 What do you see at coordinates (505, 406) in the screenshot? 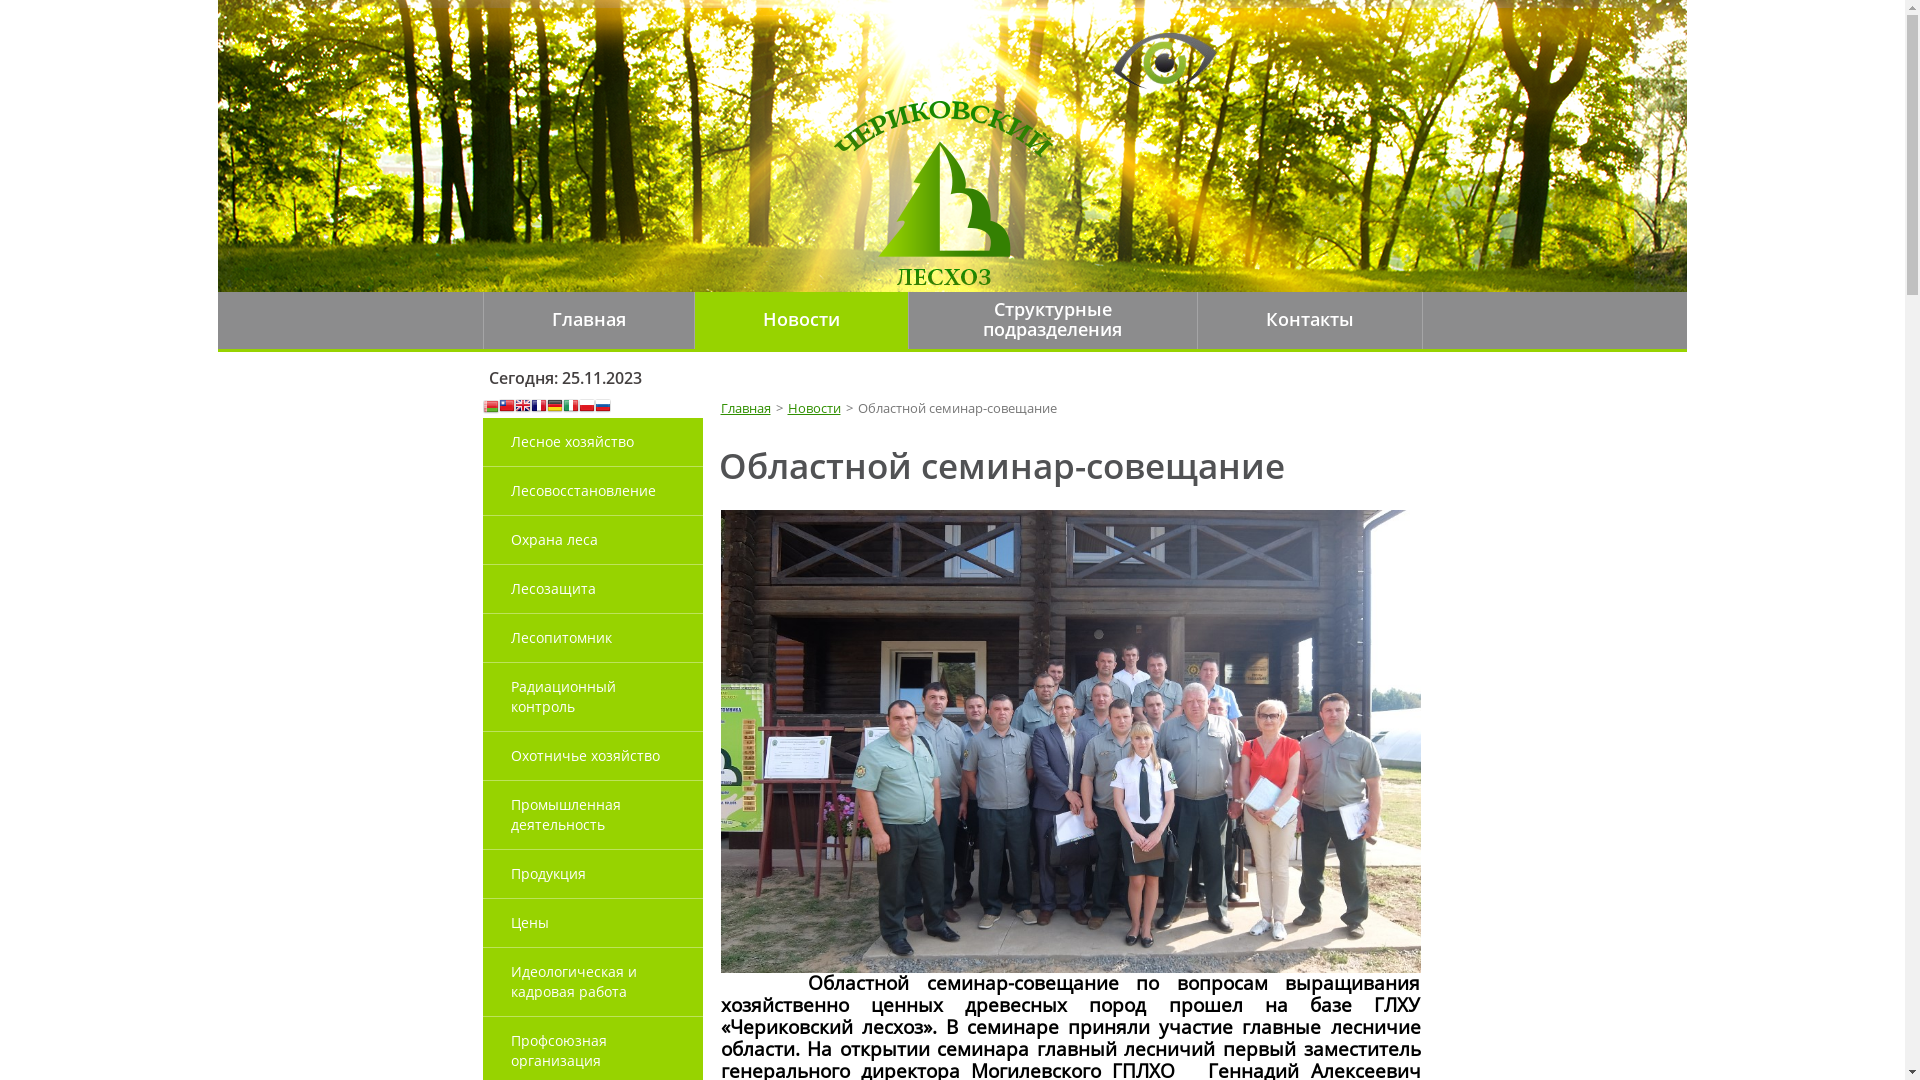
I see `'Chinese (Traditional)'` at bounding box center [505, 406].